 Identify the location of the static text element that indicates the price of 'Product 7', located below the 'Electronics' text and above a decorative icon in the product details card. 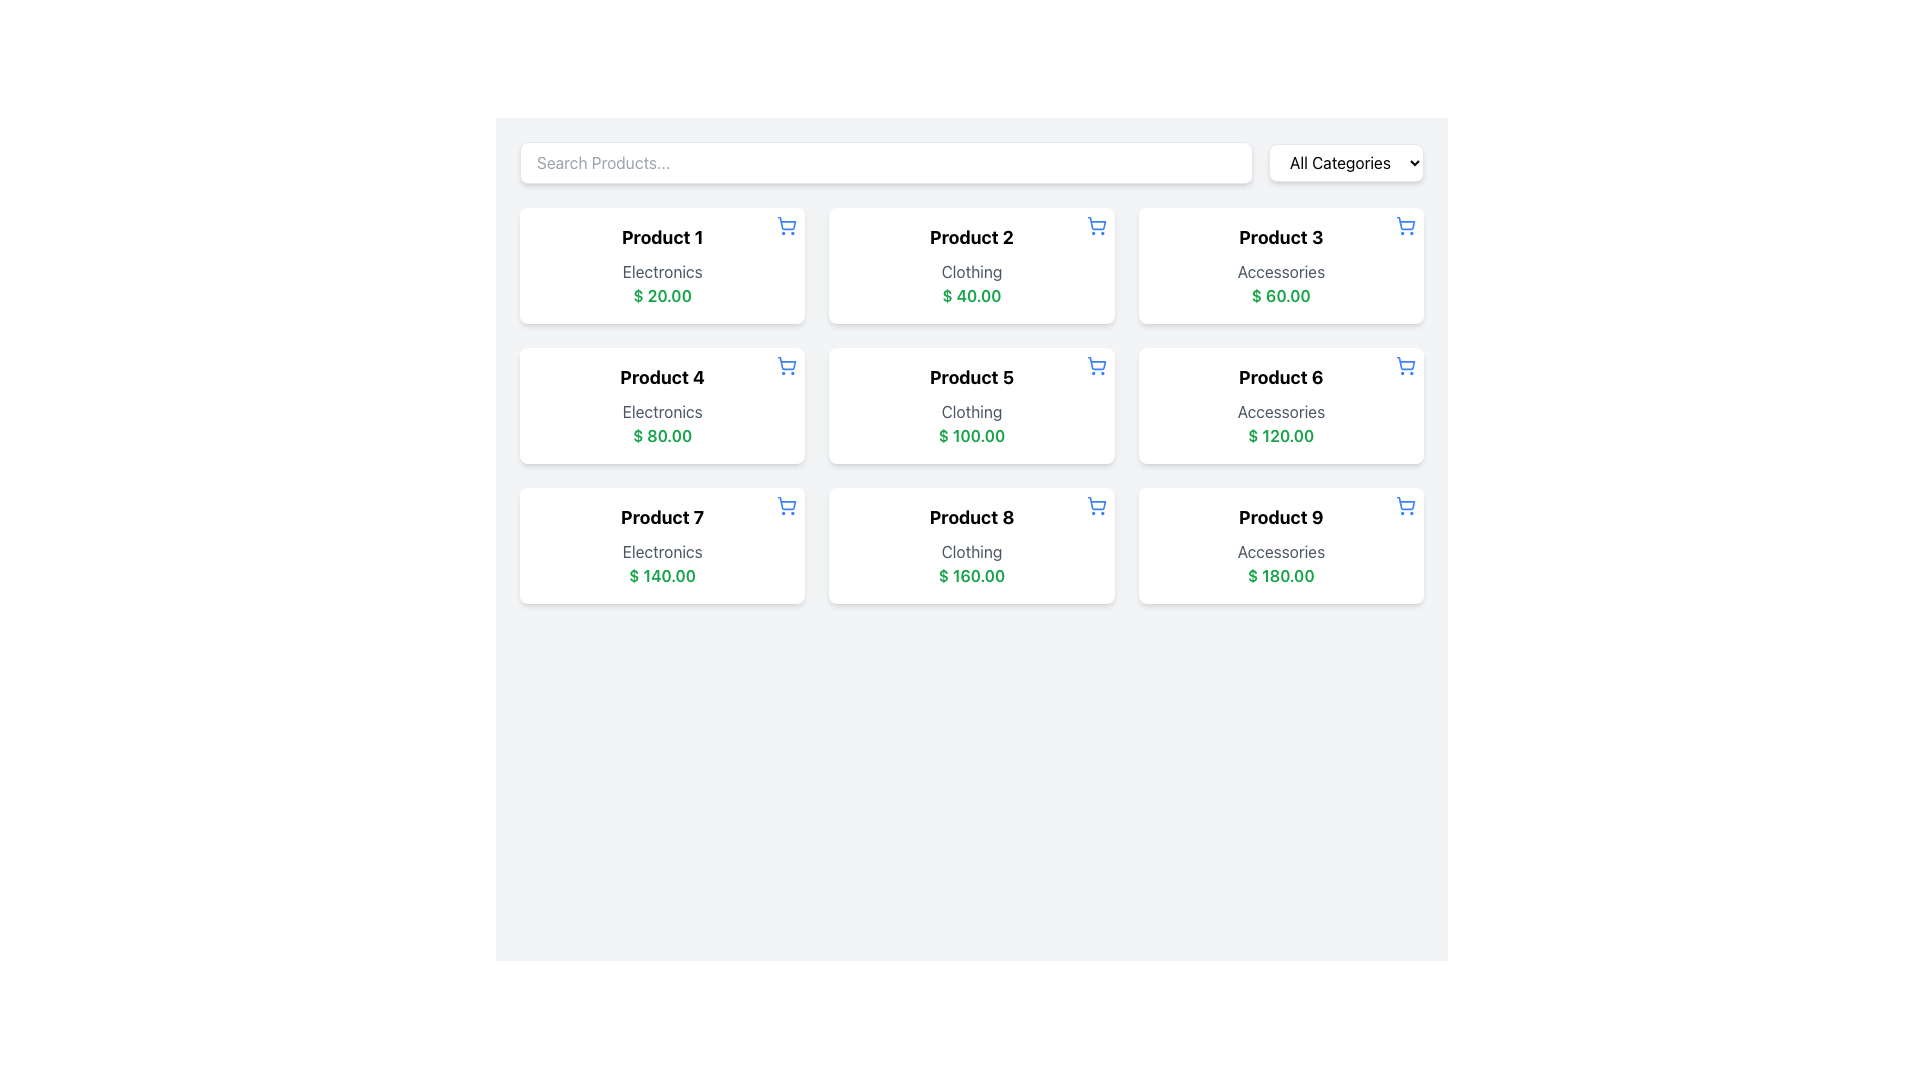
(662, 575).